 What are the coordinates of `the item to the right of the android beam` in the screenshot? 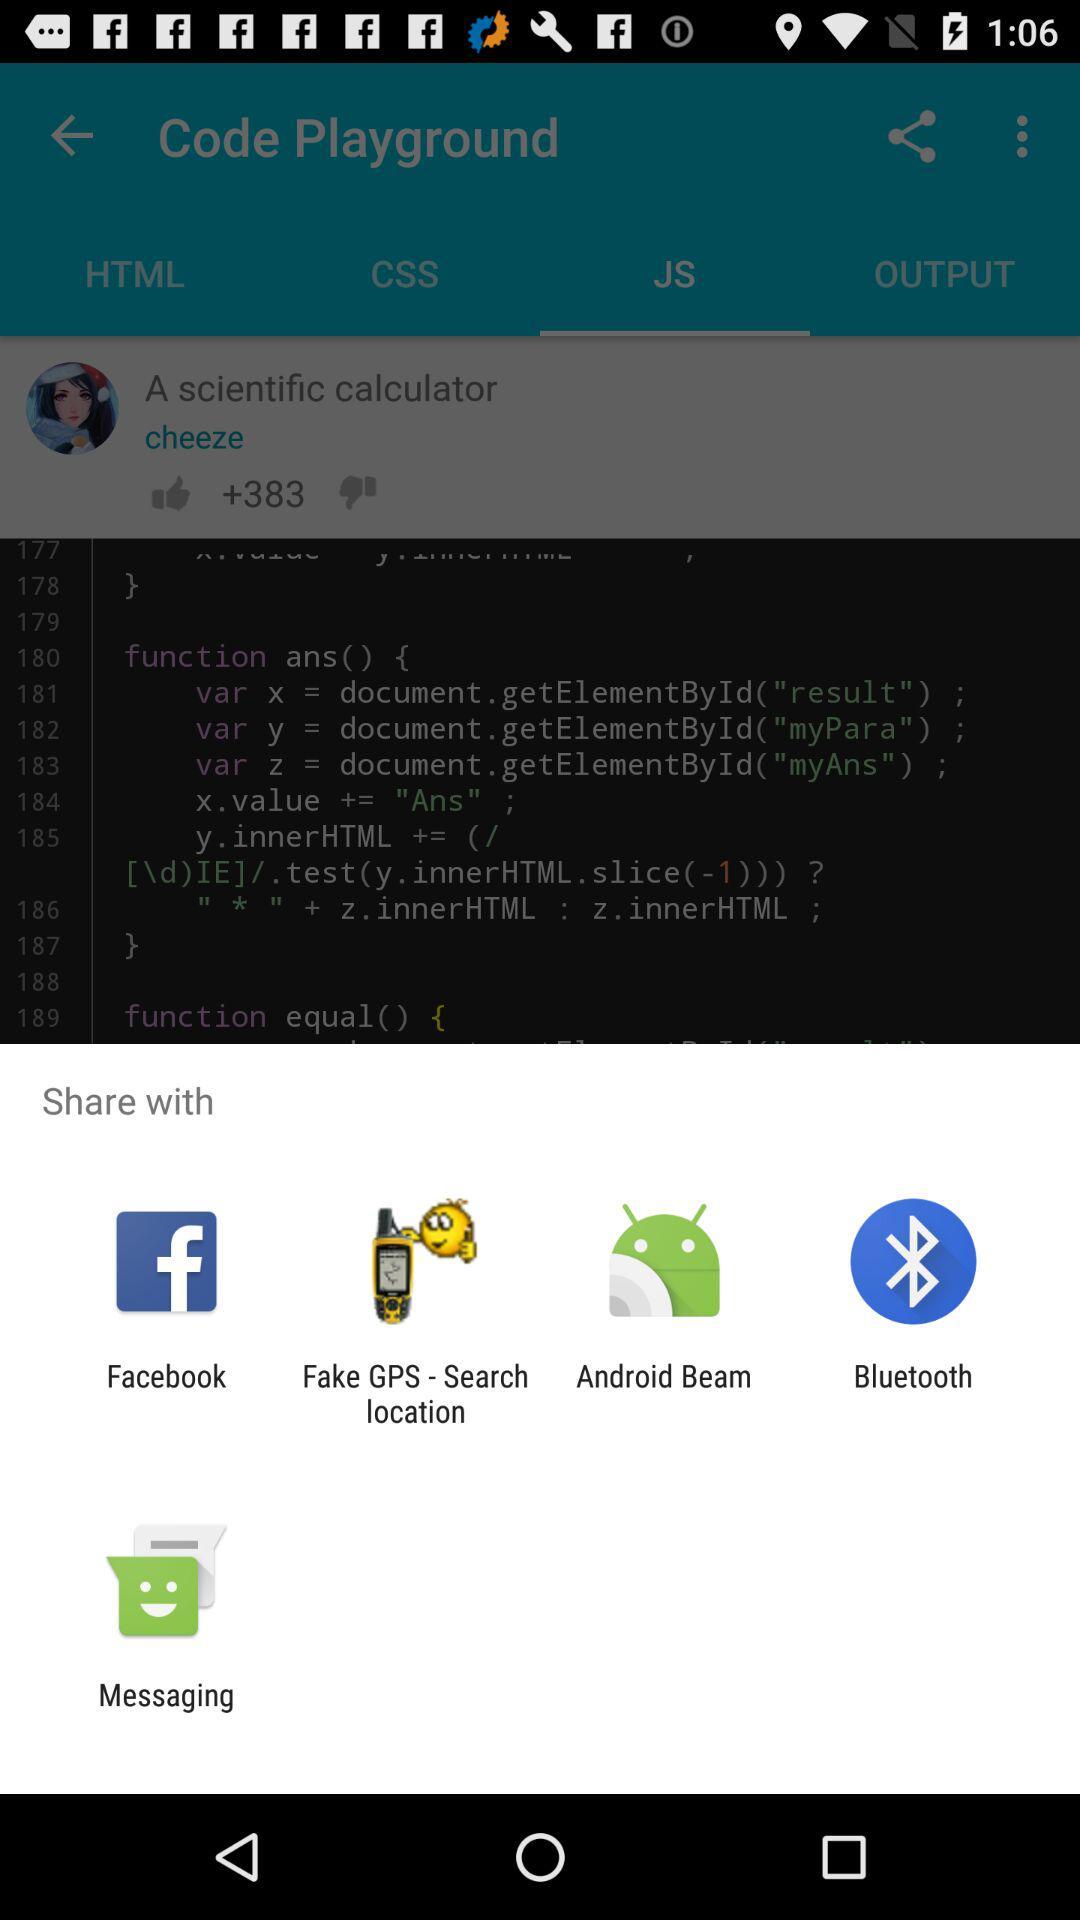 It's located at (913, 1392).